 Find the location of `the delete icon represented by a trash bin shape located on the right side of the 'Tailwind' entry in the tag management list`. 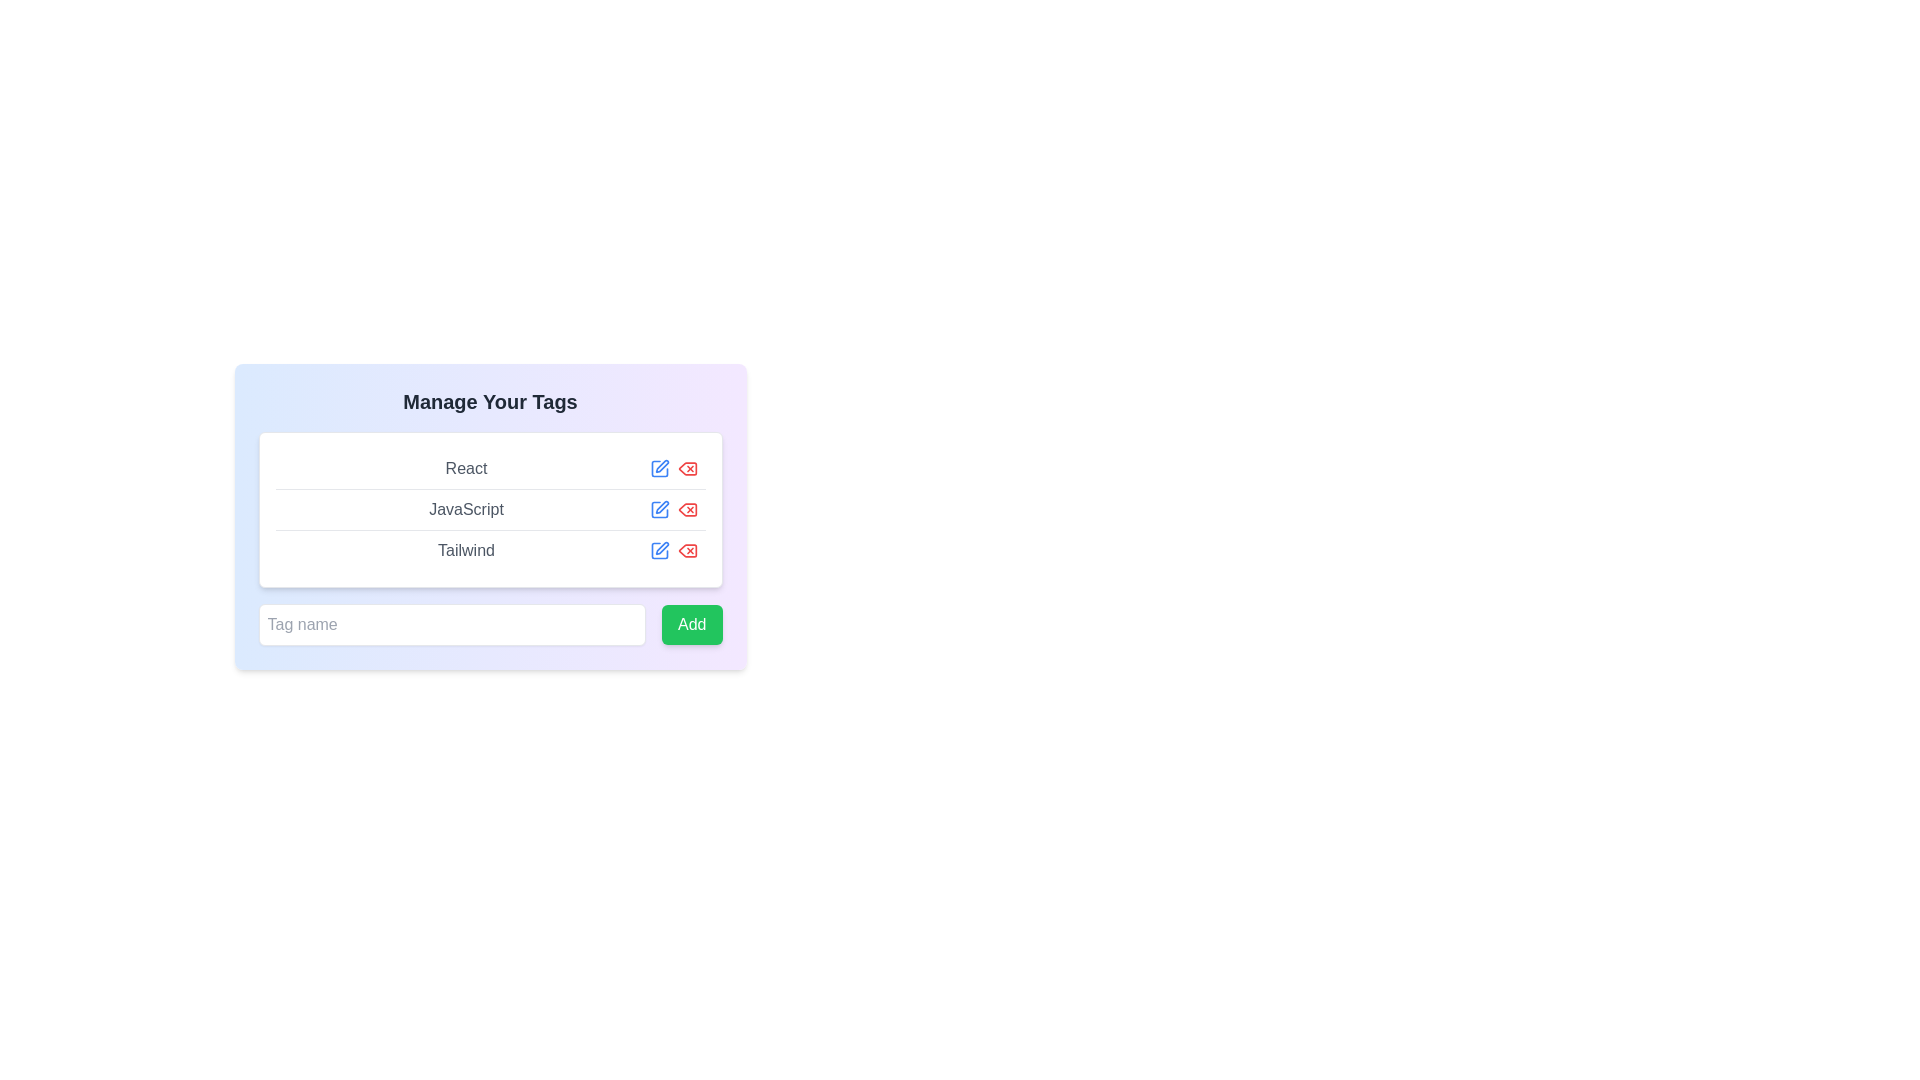

the delete icon represented by a trash bin shape located on the right side of the 'Tailwind' entry in the tag management list is located at coordinates (687, 551).